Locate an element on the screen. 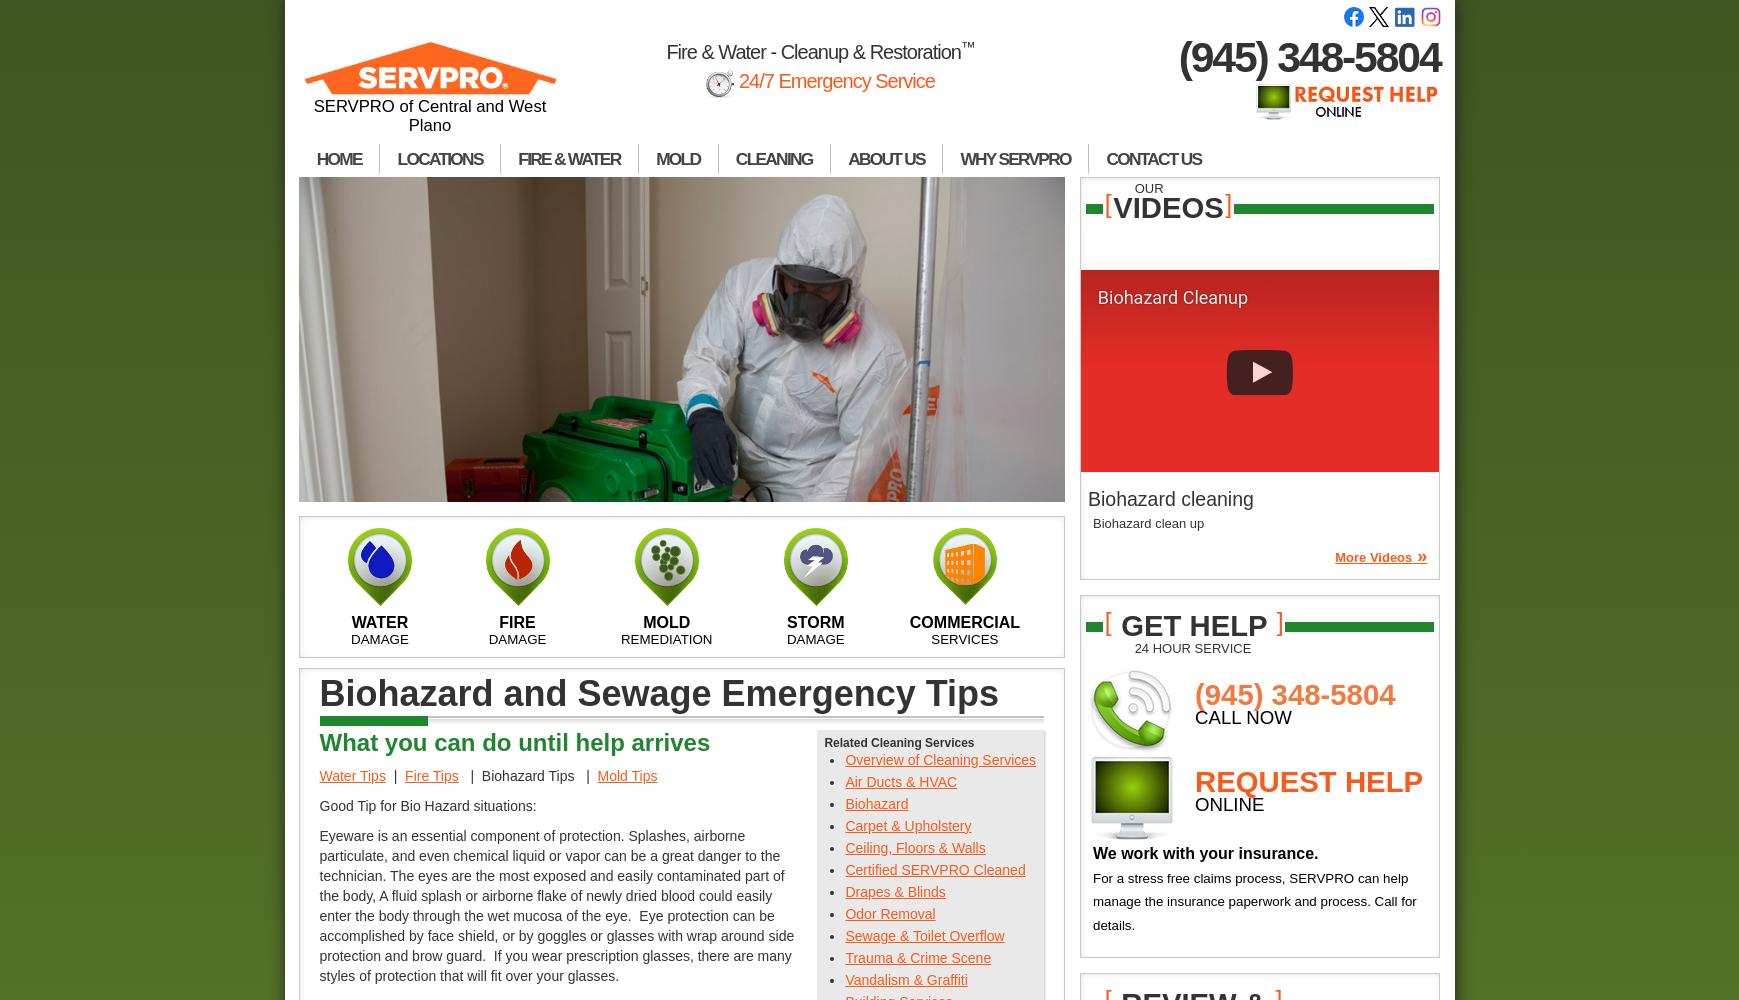  'FIRE' is located at coordinates (517, 620).